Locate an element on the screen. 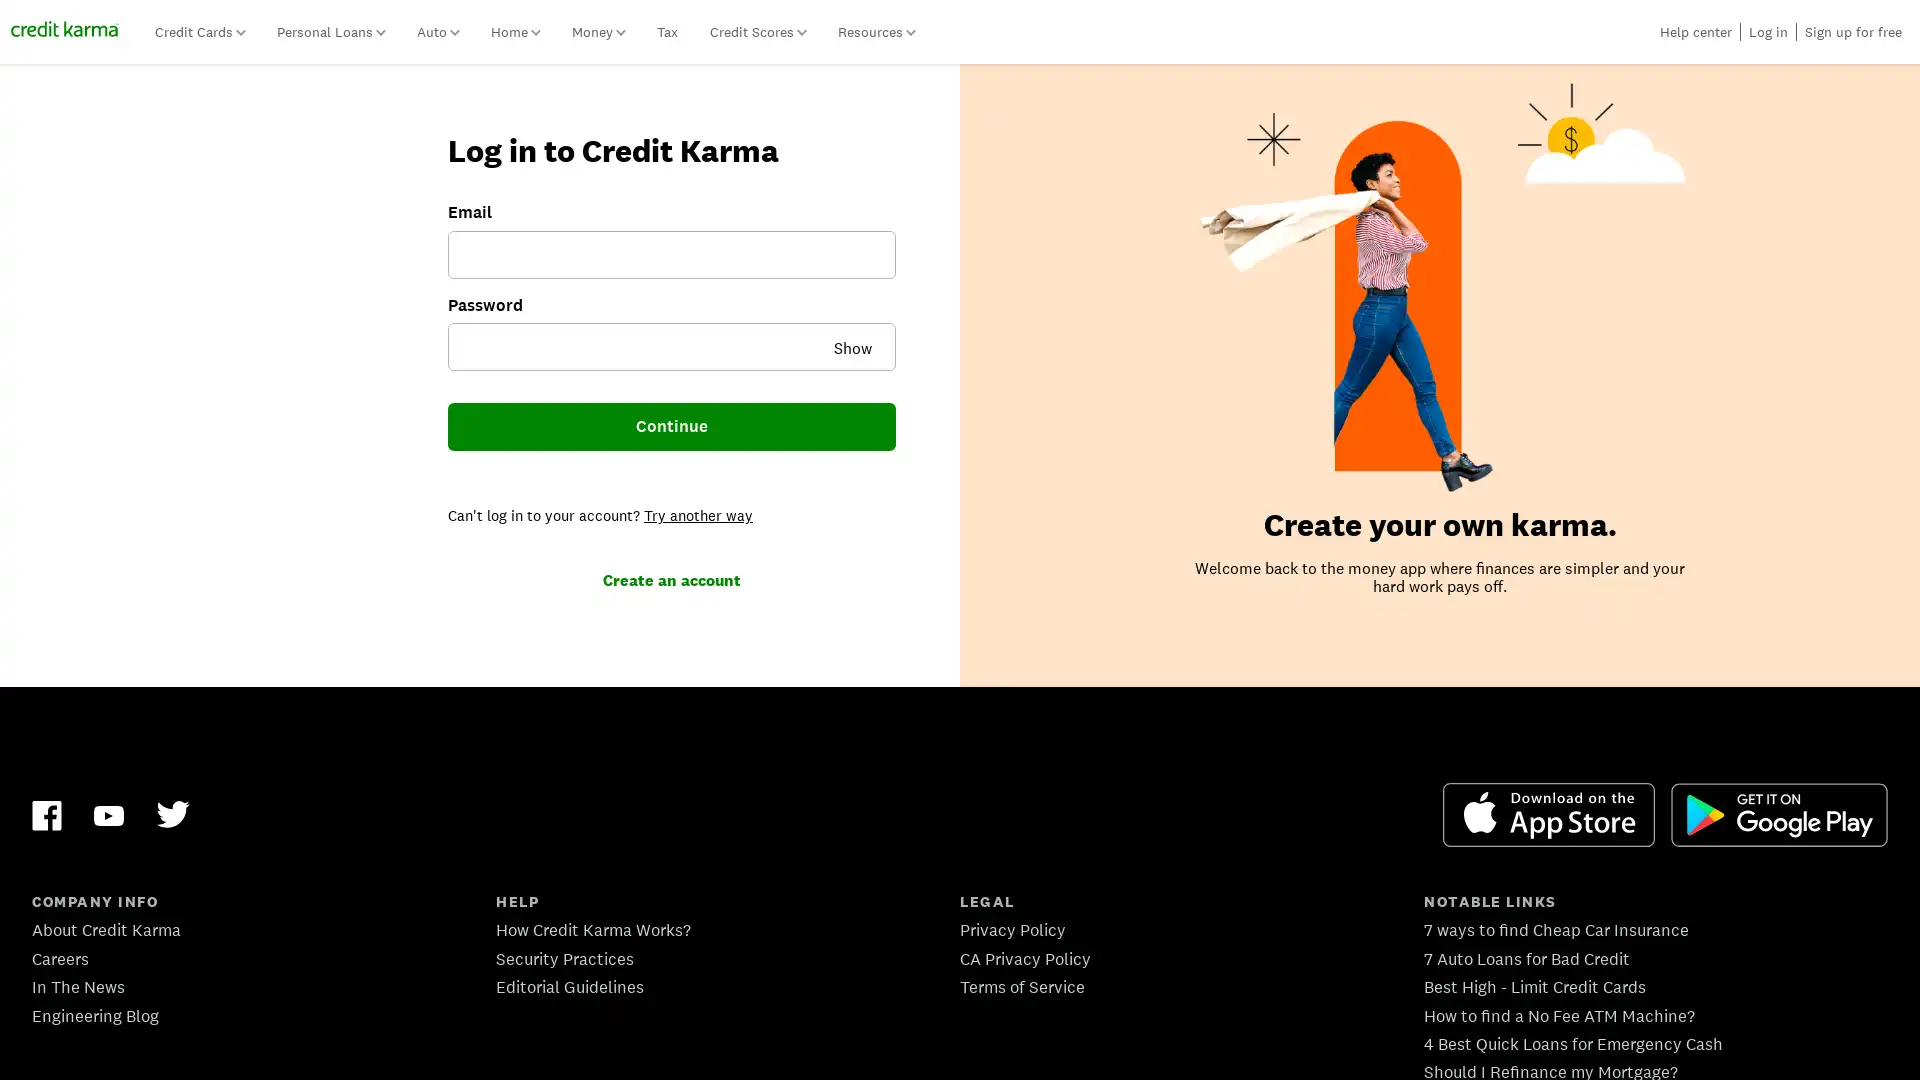  Continue is located at coordinates (672, 426).